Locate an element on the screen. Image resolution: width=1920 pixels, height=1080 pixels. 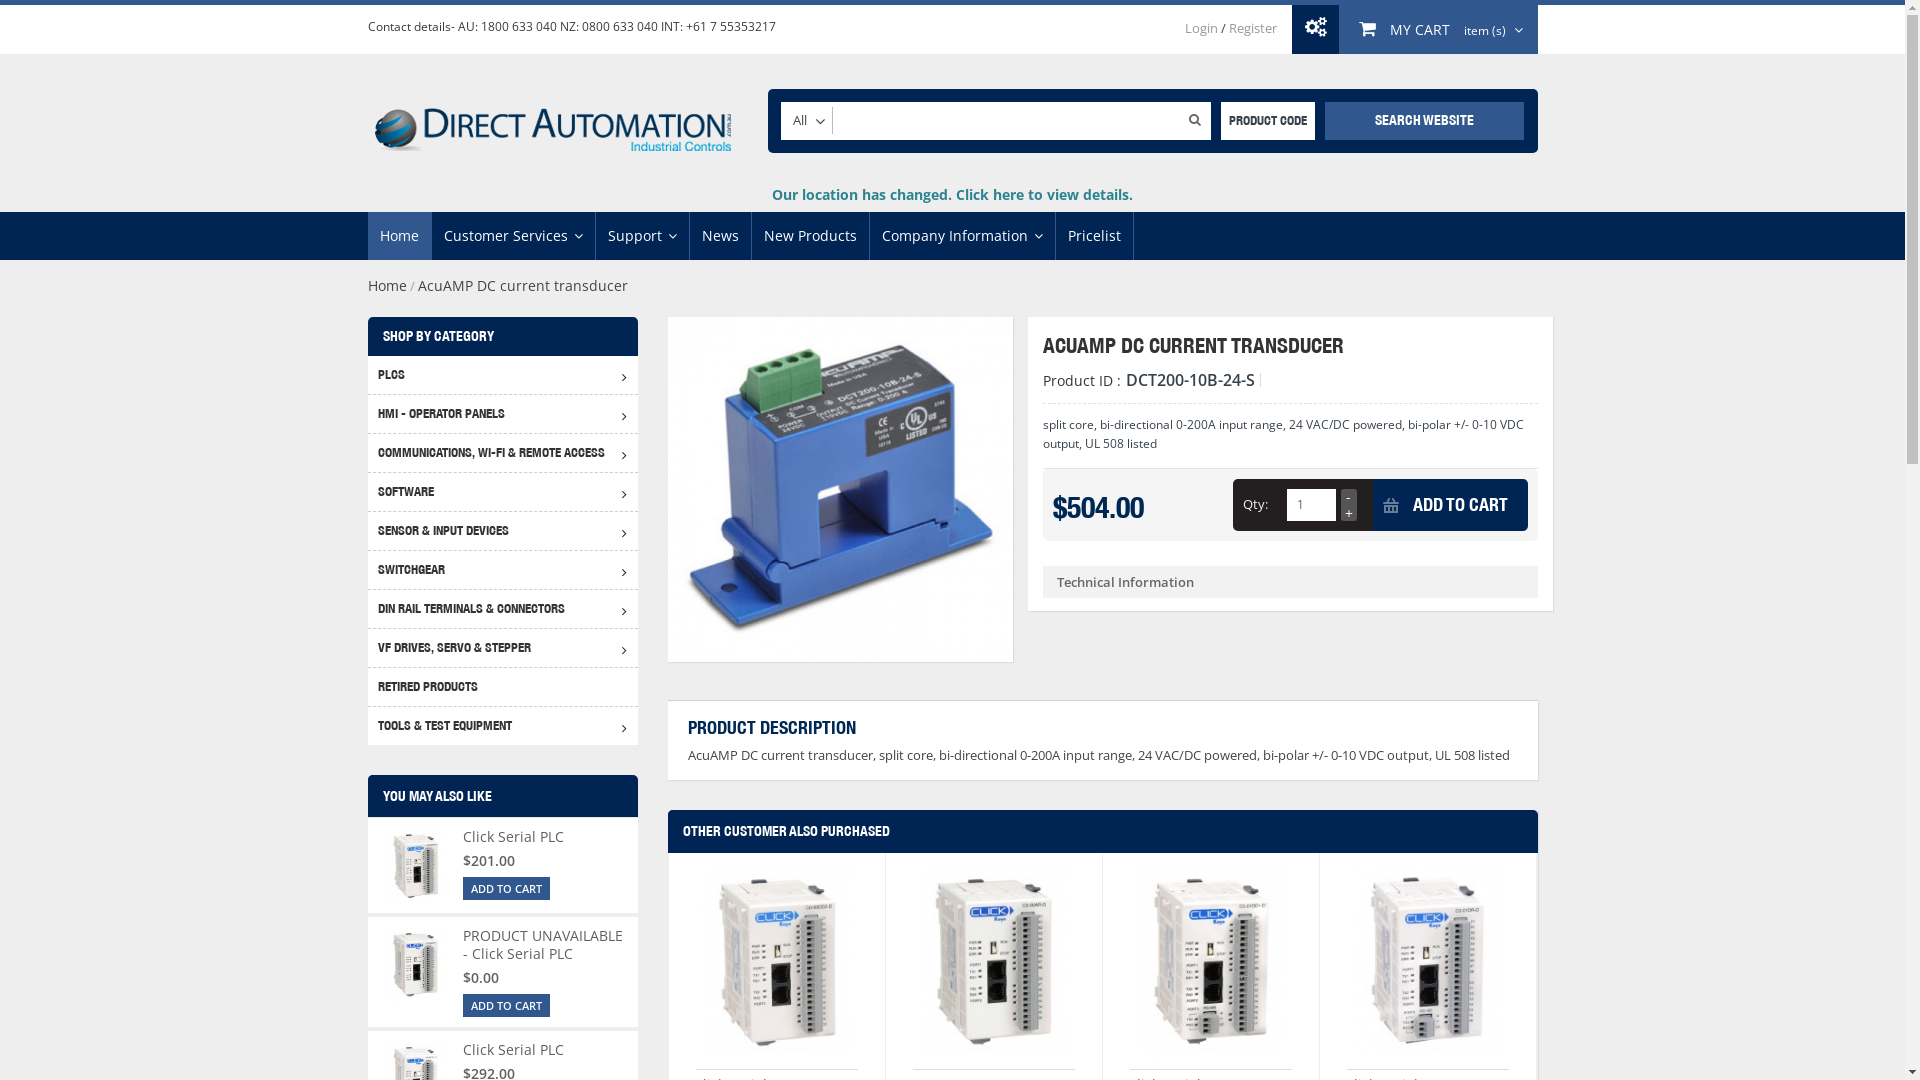
'PLCS' is located at coordinates (368, 374).